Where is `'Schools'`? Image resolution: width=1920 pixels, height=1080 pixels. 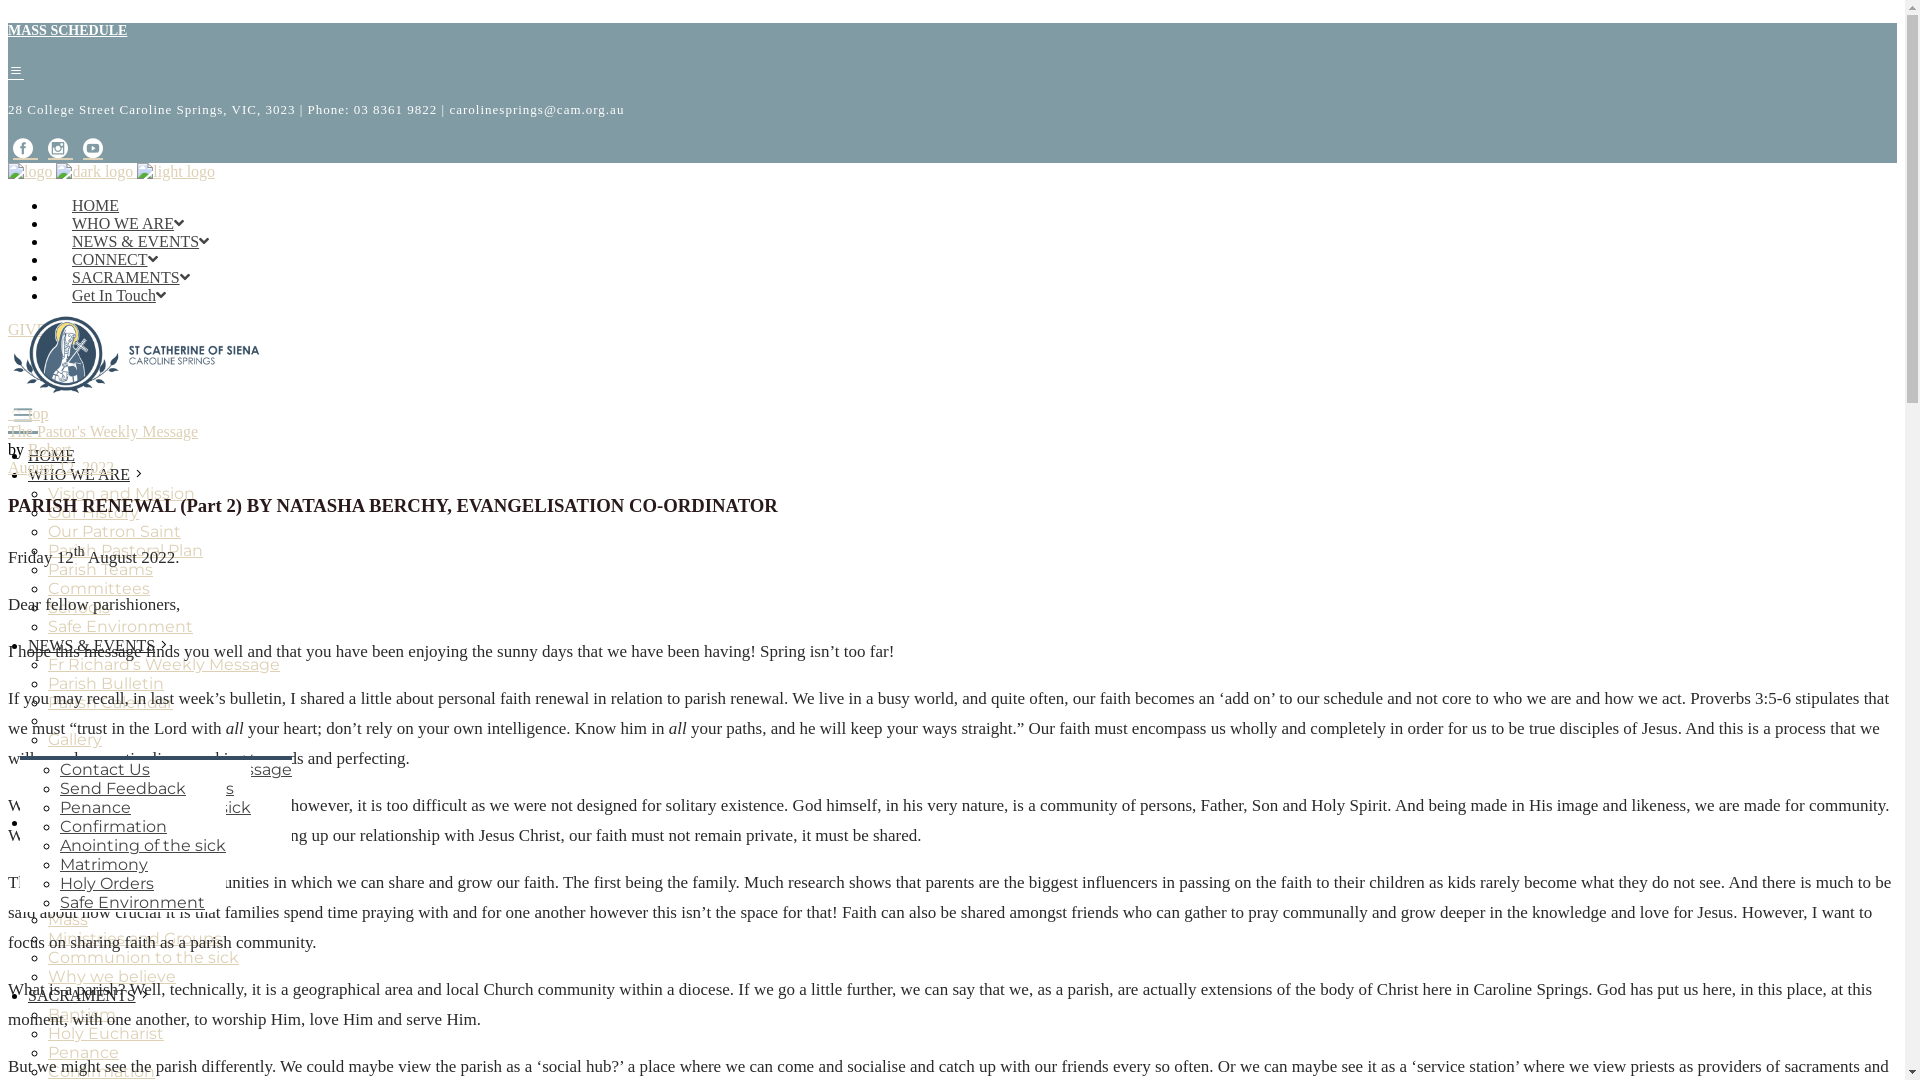
'Schools' is located at coordinates (48, 606).